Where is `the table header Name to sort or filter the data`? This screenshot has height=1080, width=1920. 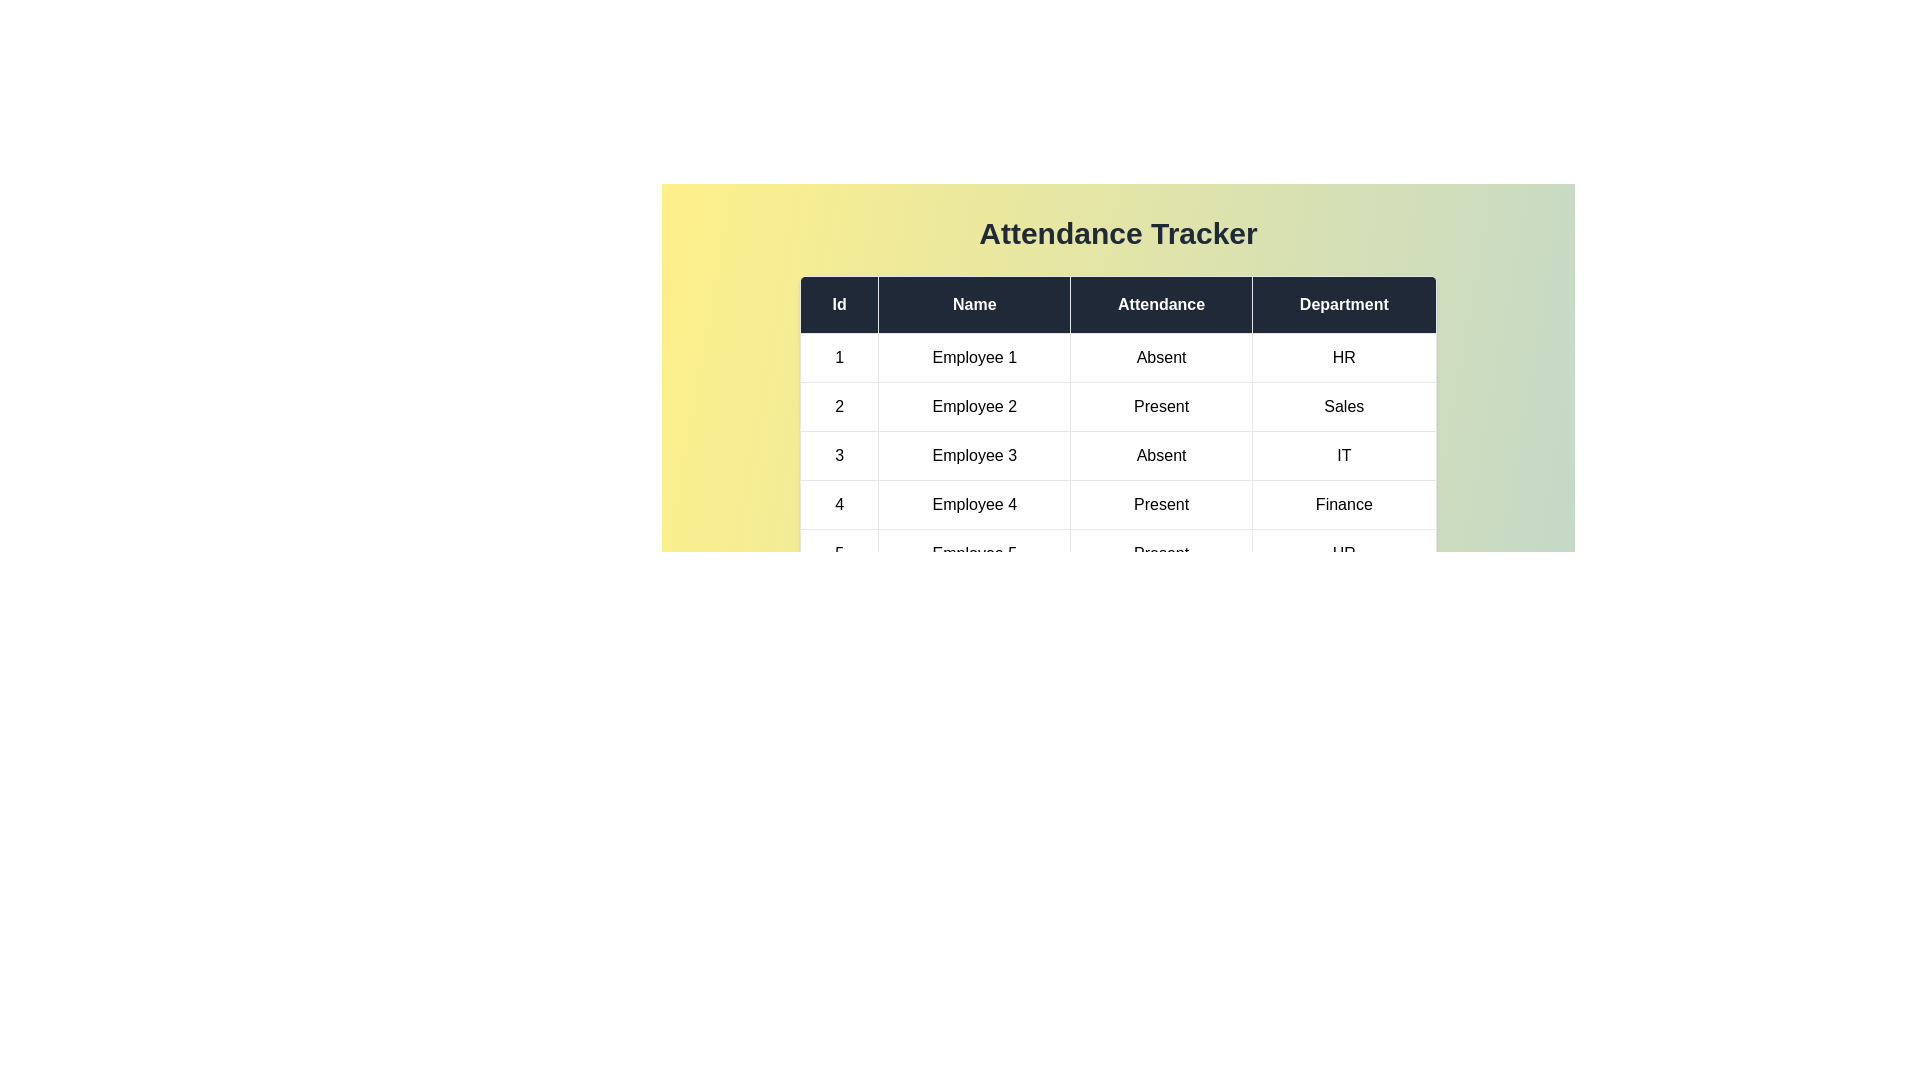 the table header Name to sort or filter the data is located at coordinates (974, 304).